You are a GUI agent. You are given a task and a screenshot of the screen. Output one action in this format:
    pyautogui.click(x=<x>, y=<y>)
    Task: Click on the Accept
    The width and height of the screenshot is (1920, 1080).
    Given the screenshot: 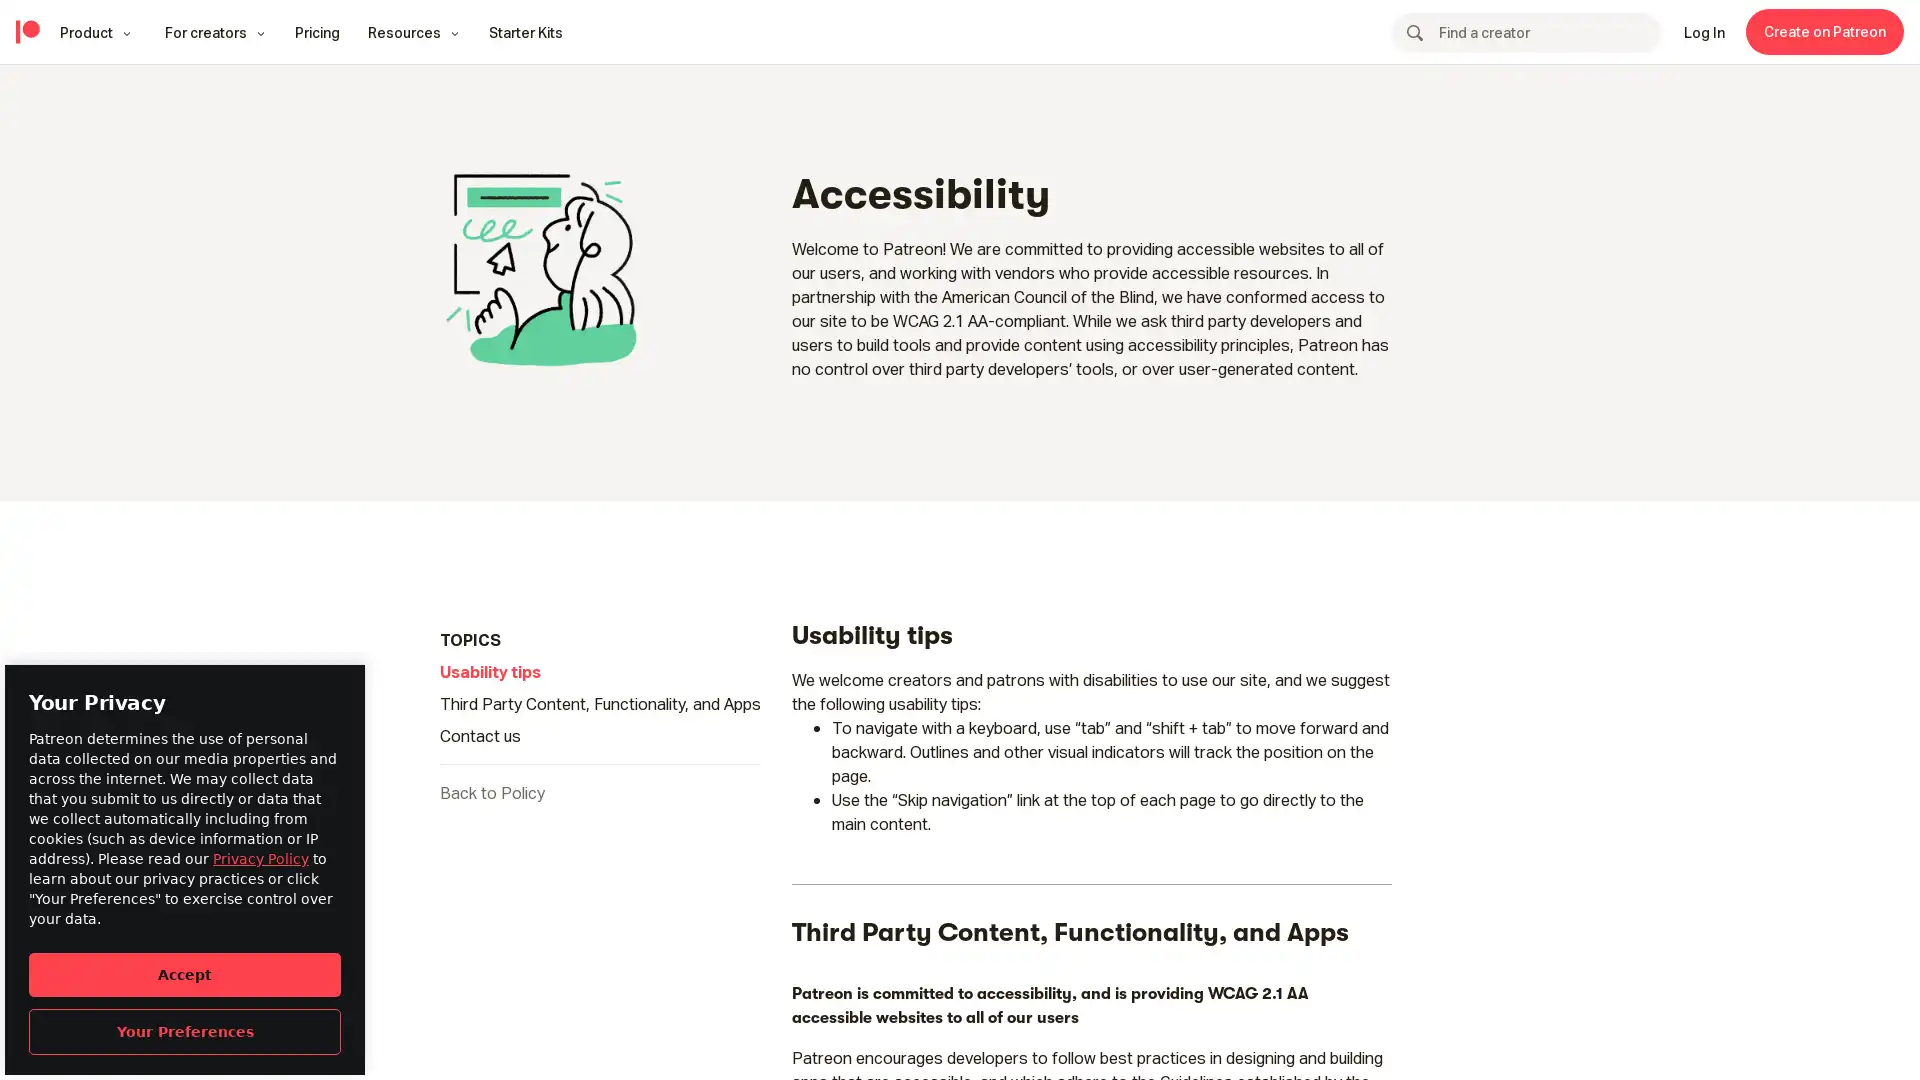 What is the action you would take?
    pyautogui.click(x=185, y=973)
    